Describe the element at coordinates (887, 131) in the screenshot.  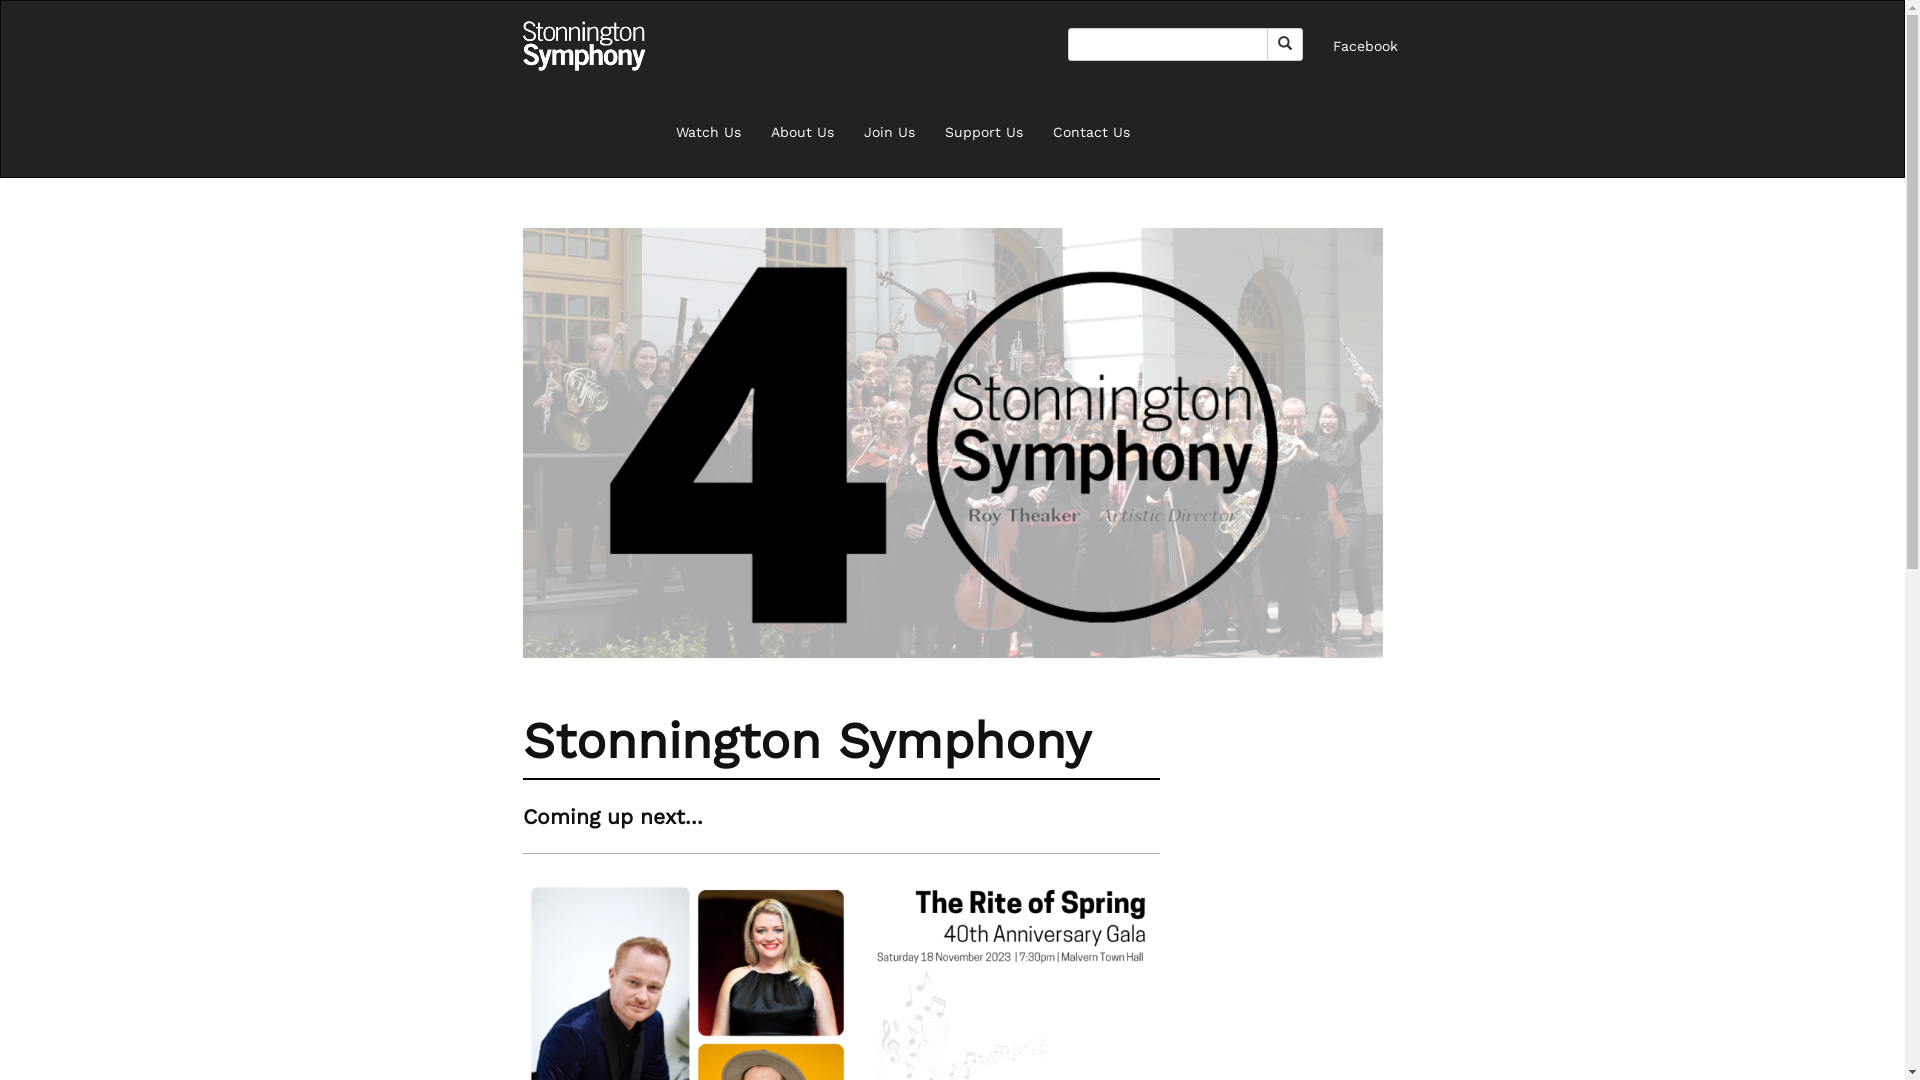
I see `'Join Us'` at that location.